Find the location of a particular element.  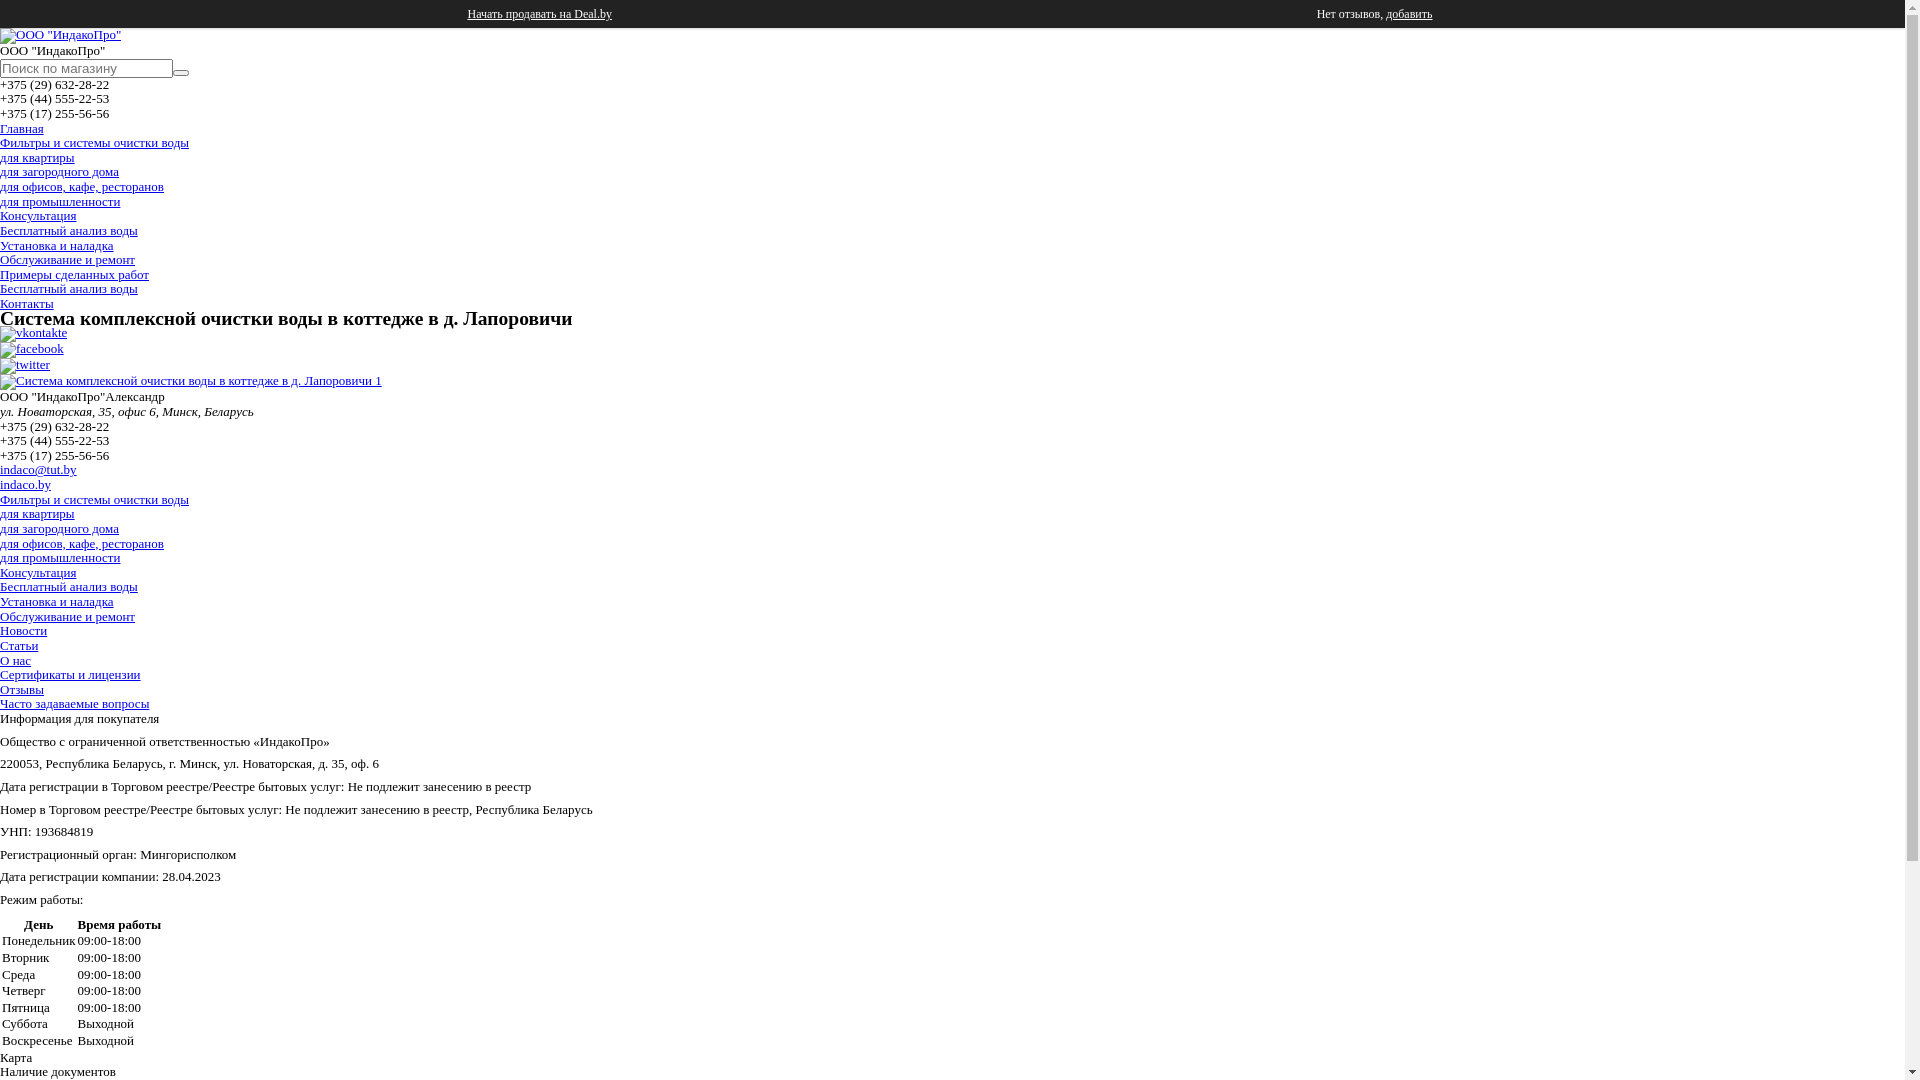

'indaco@tut.by' is located at coordinates (38, 469).